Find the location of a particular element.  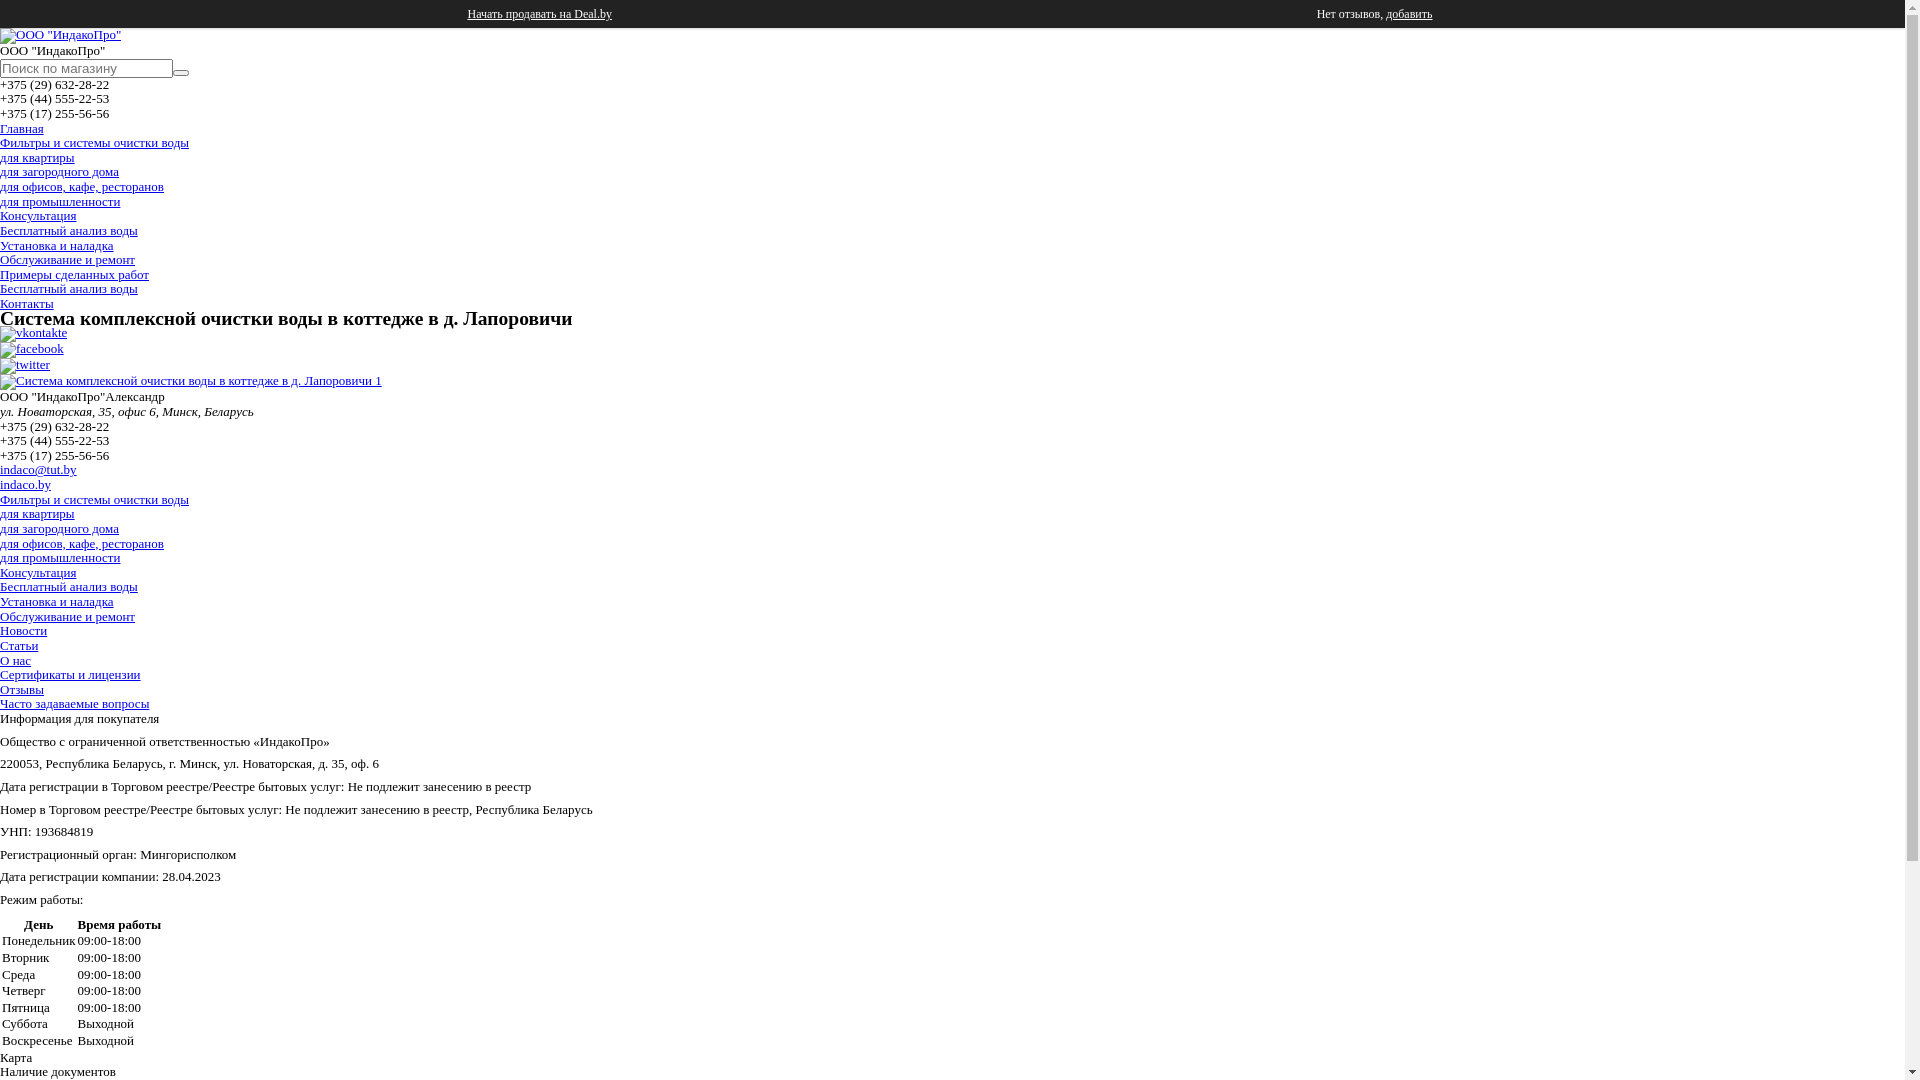

'indaco@tut.by' is located at coordinates (38, 469).